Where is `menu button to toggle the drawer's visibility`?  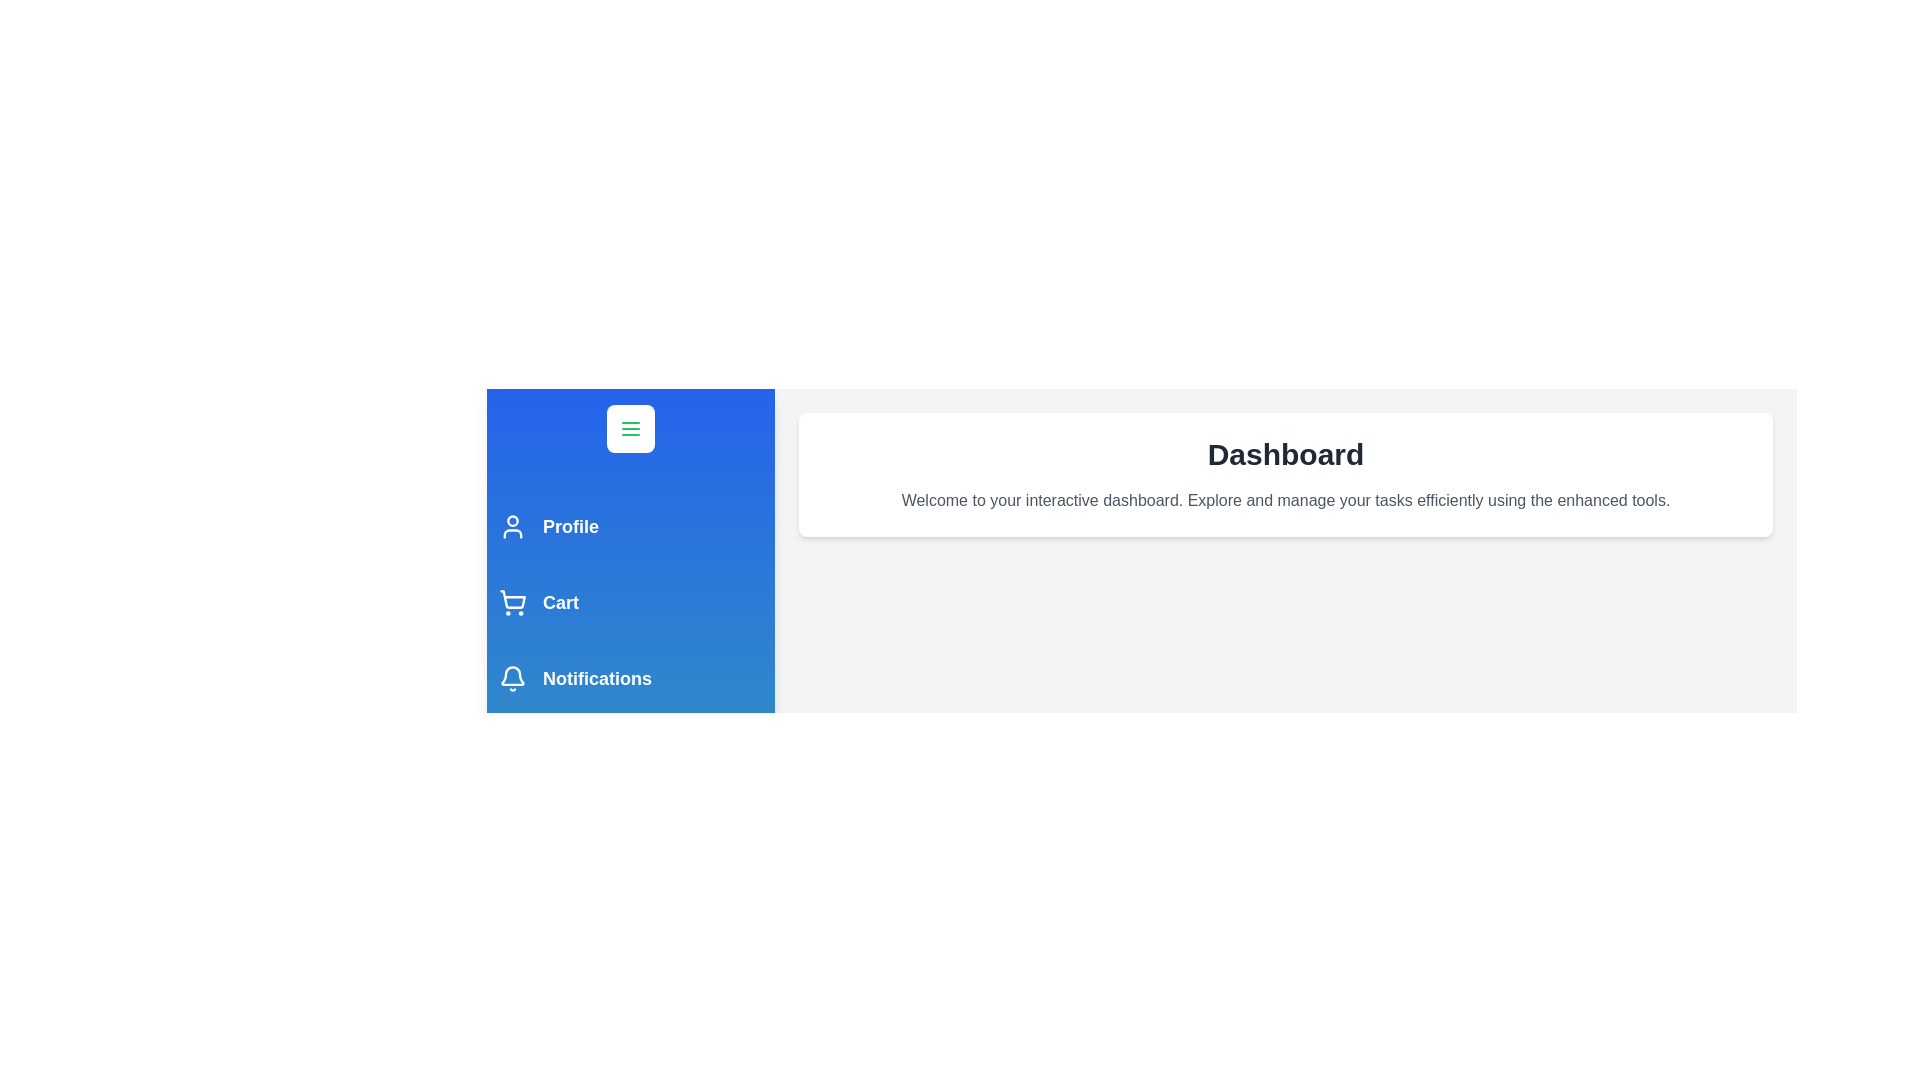
menu button to toggle the drawer's visibility is located at coordinates (629, 427).